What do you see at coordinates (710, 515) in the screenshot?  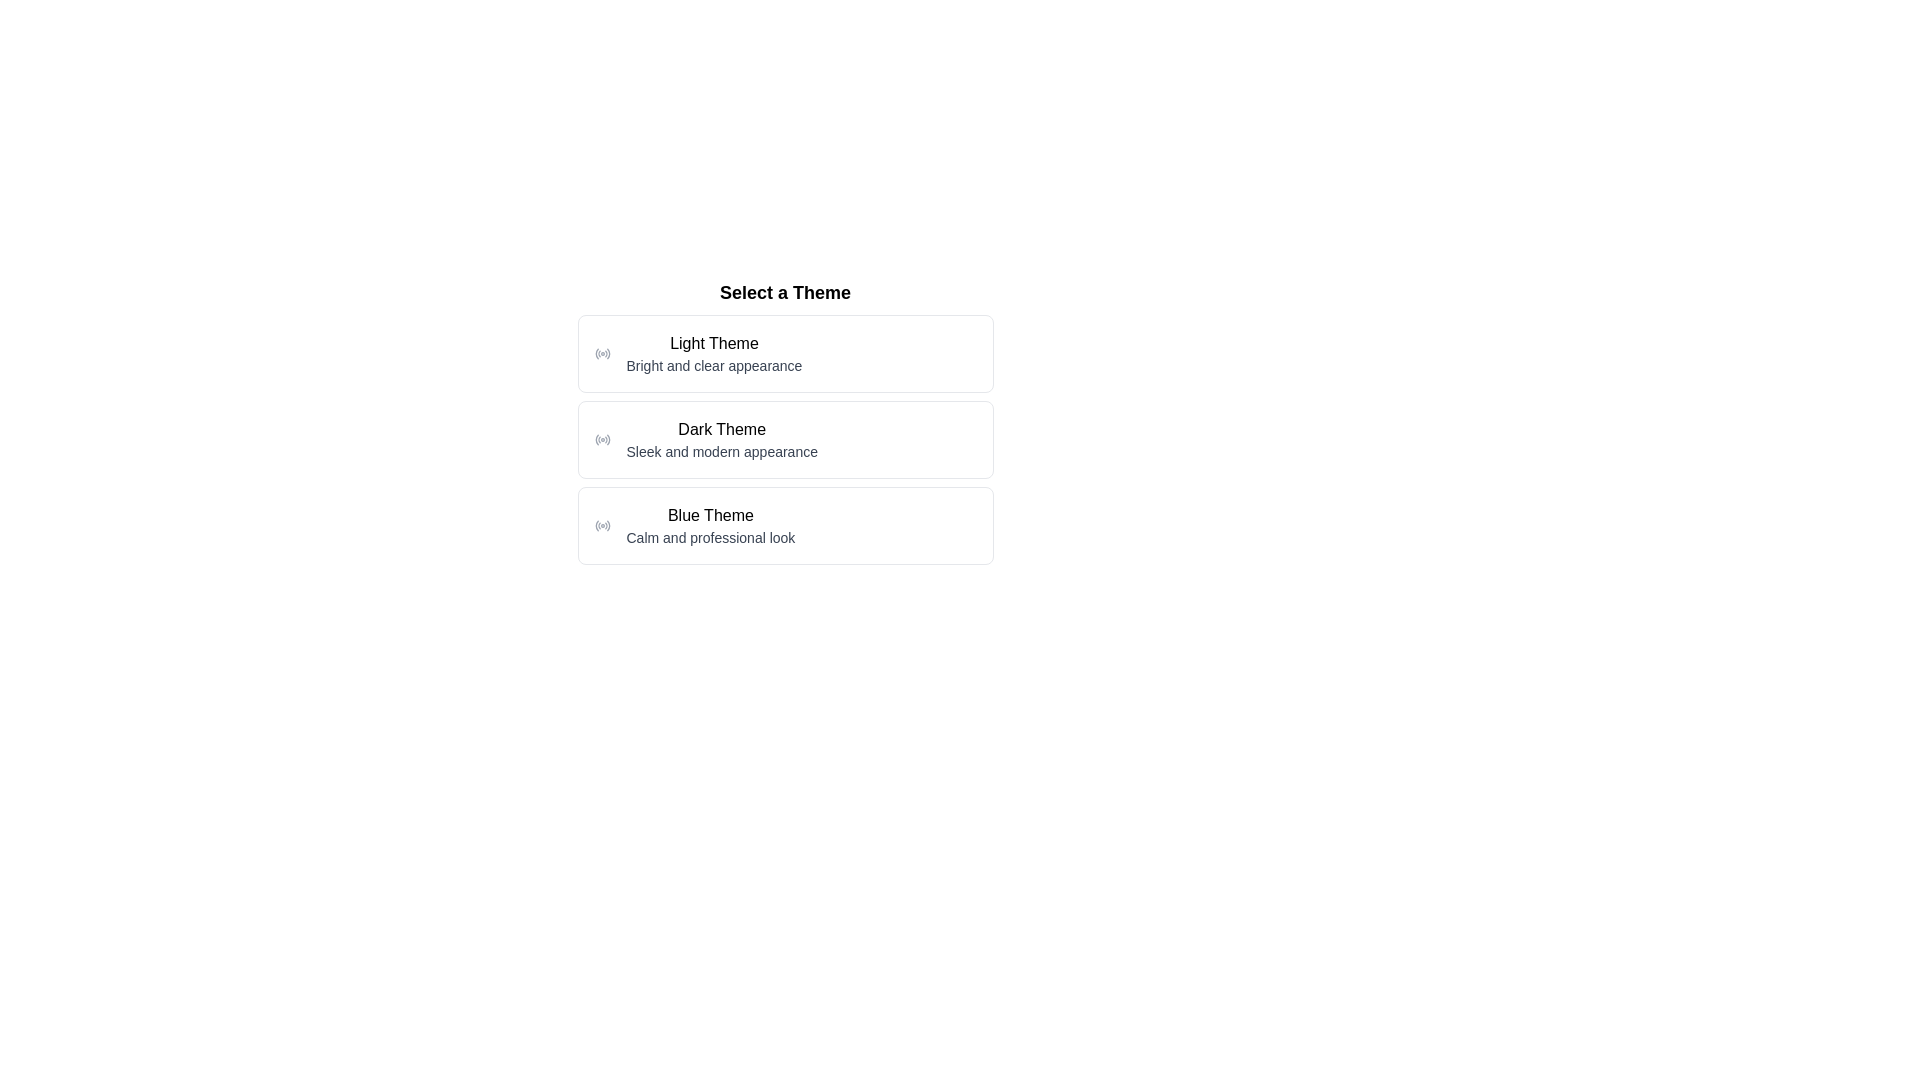 I see `header text 'Blue Theme' which is centrally positioned within the third thematic selection option below the 'Dark Theme' option` at bounding box center [710, 515].